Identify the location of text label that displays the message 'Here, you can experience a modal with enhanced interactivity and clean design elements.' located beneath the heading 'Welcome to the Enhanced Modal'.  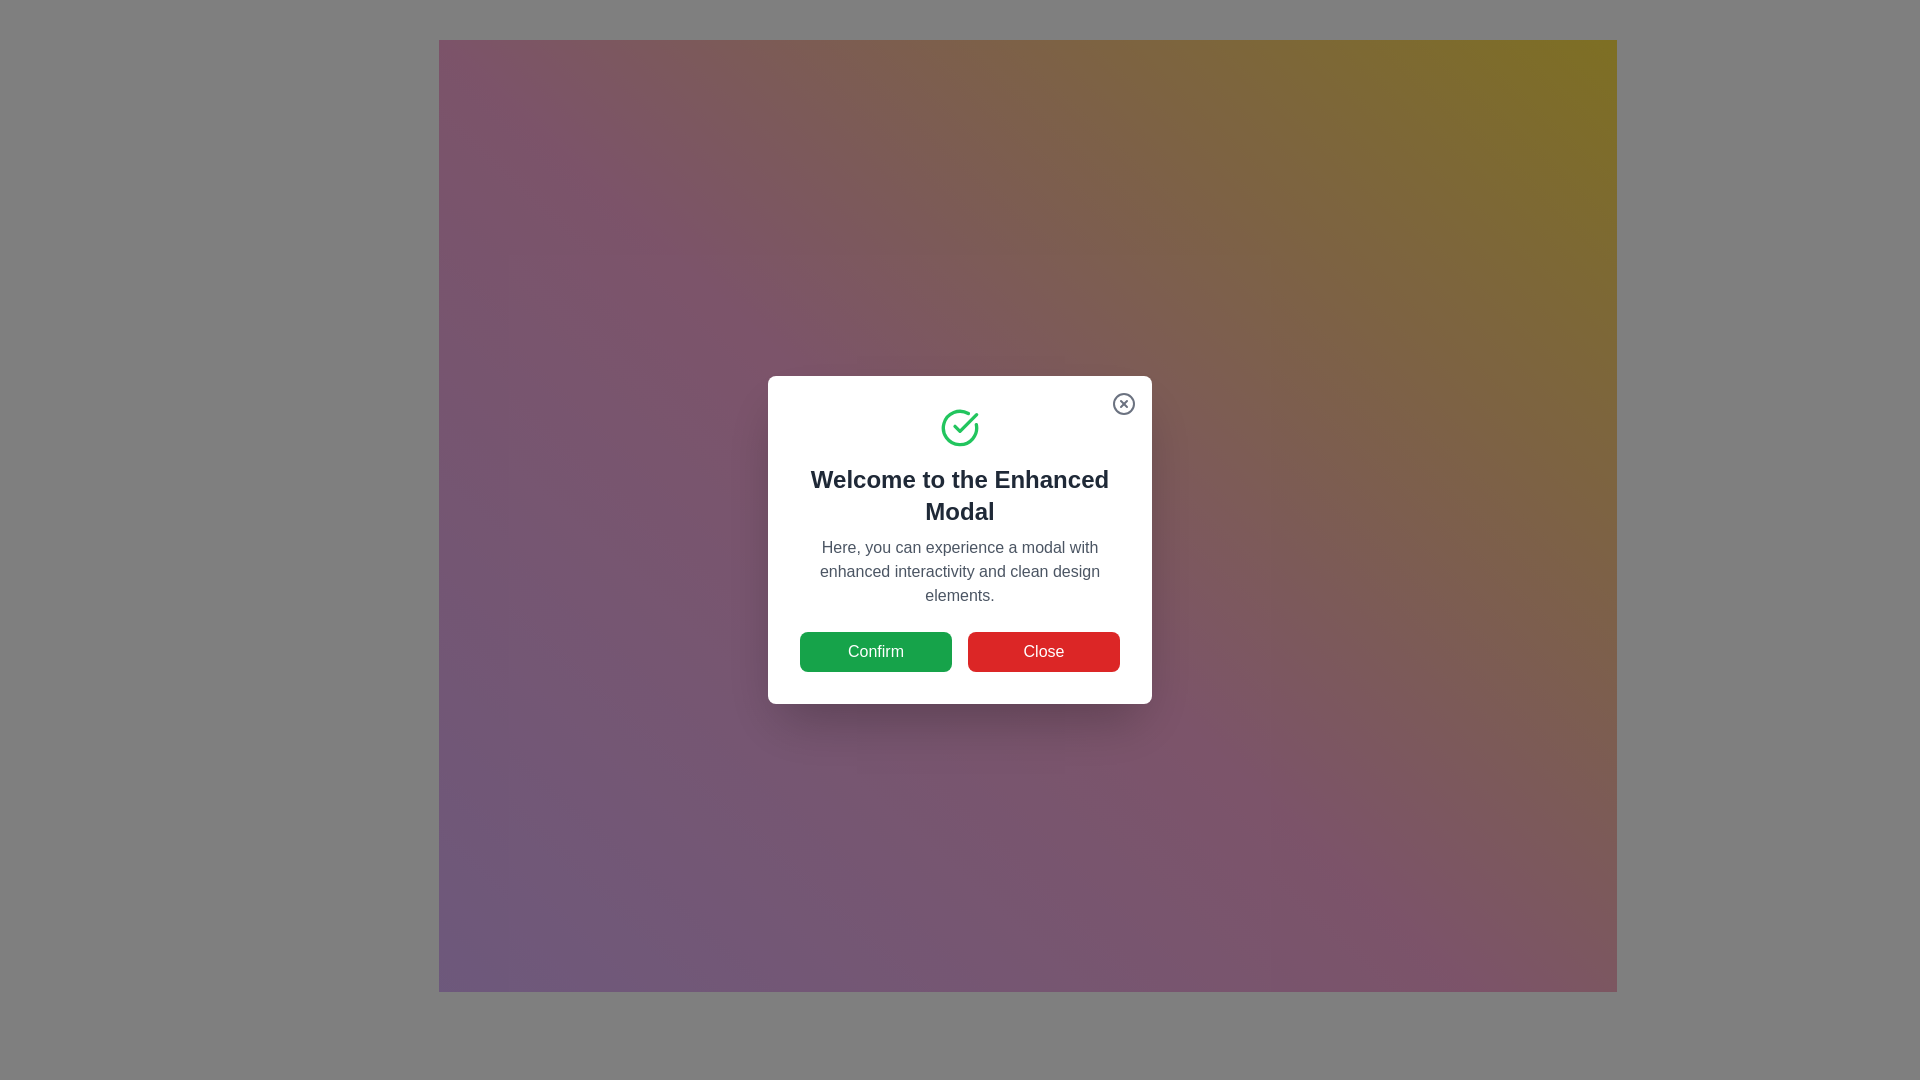
(960, 571).